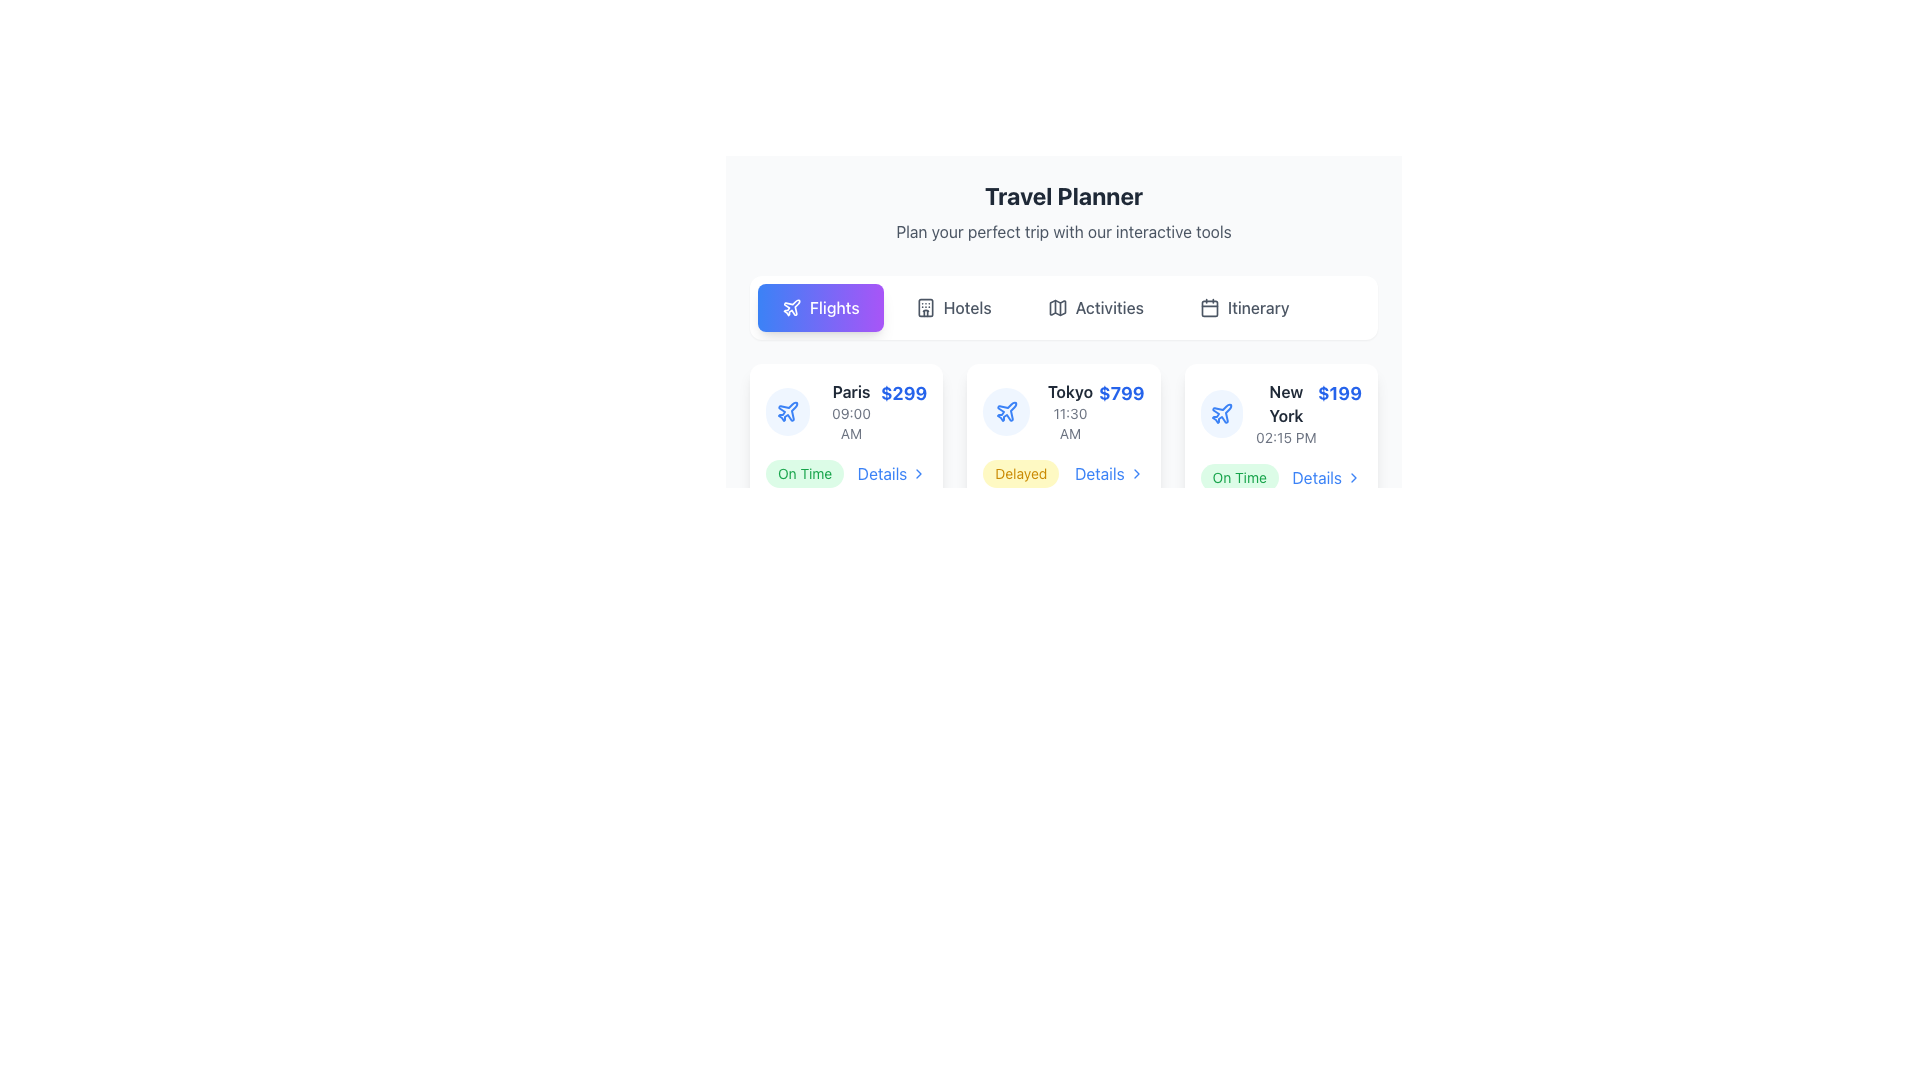 This screenshot has height=1080, width=1920. Describe the element at coordinates (1056, 308) in the screenshot. I see `the 'Activities' icon on the navigation bar` at that location.